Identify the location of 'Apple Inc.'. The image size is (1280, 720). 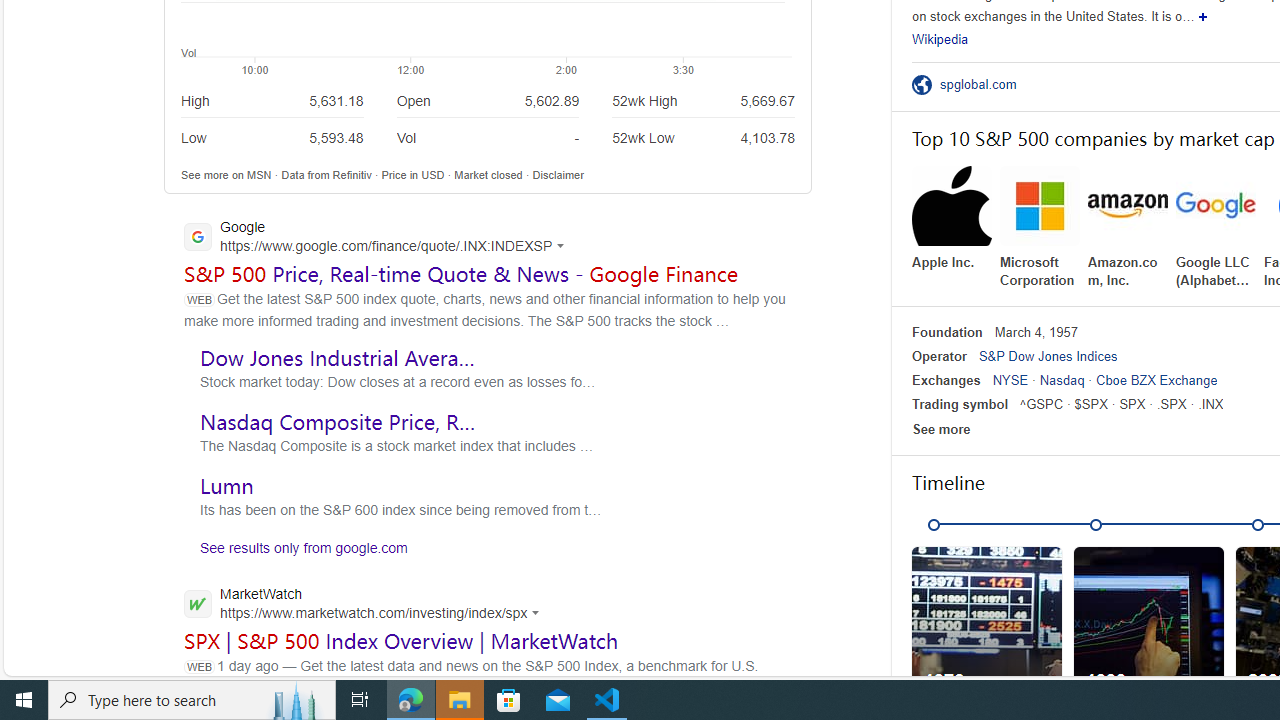
(950, 219).